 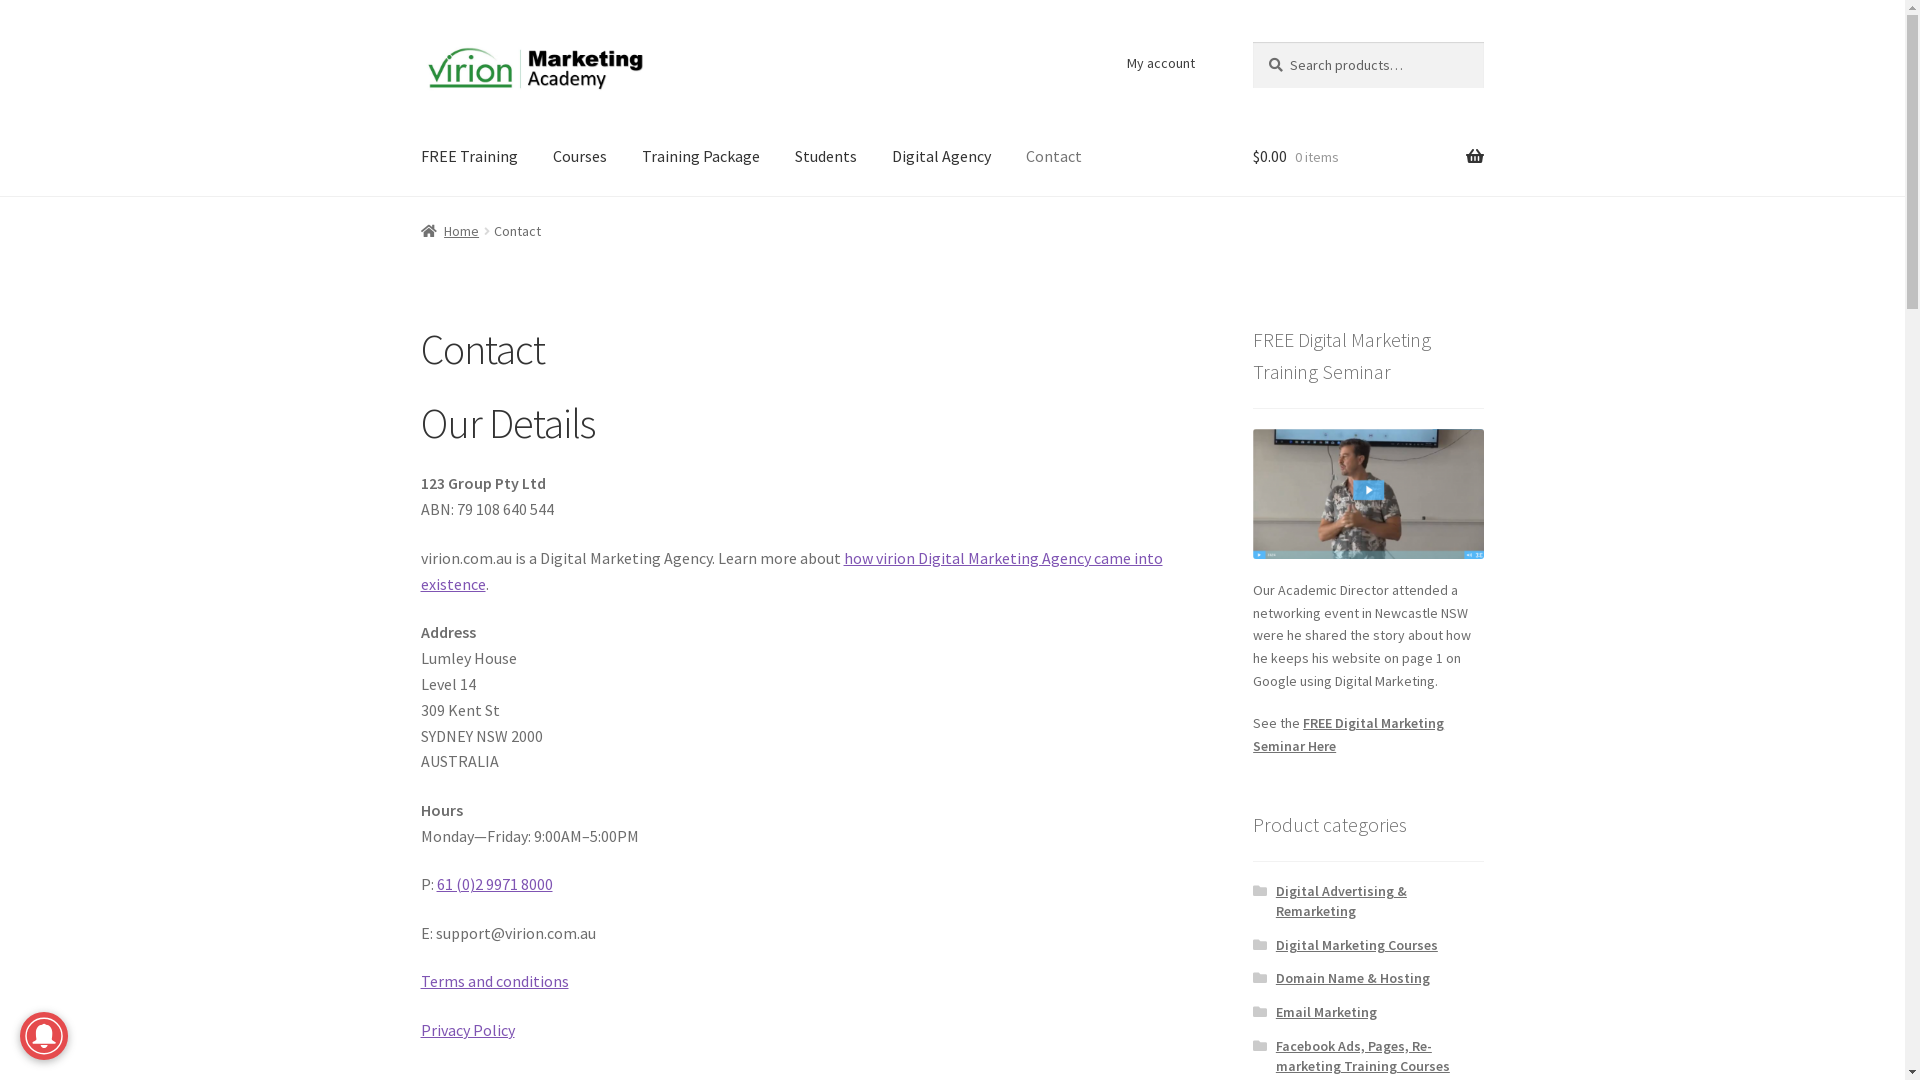 I want to click on 'Students', so click(x=825, y=156).